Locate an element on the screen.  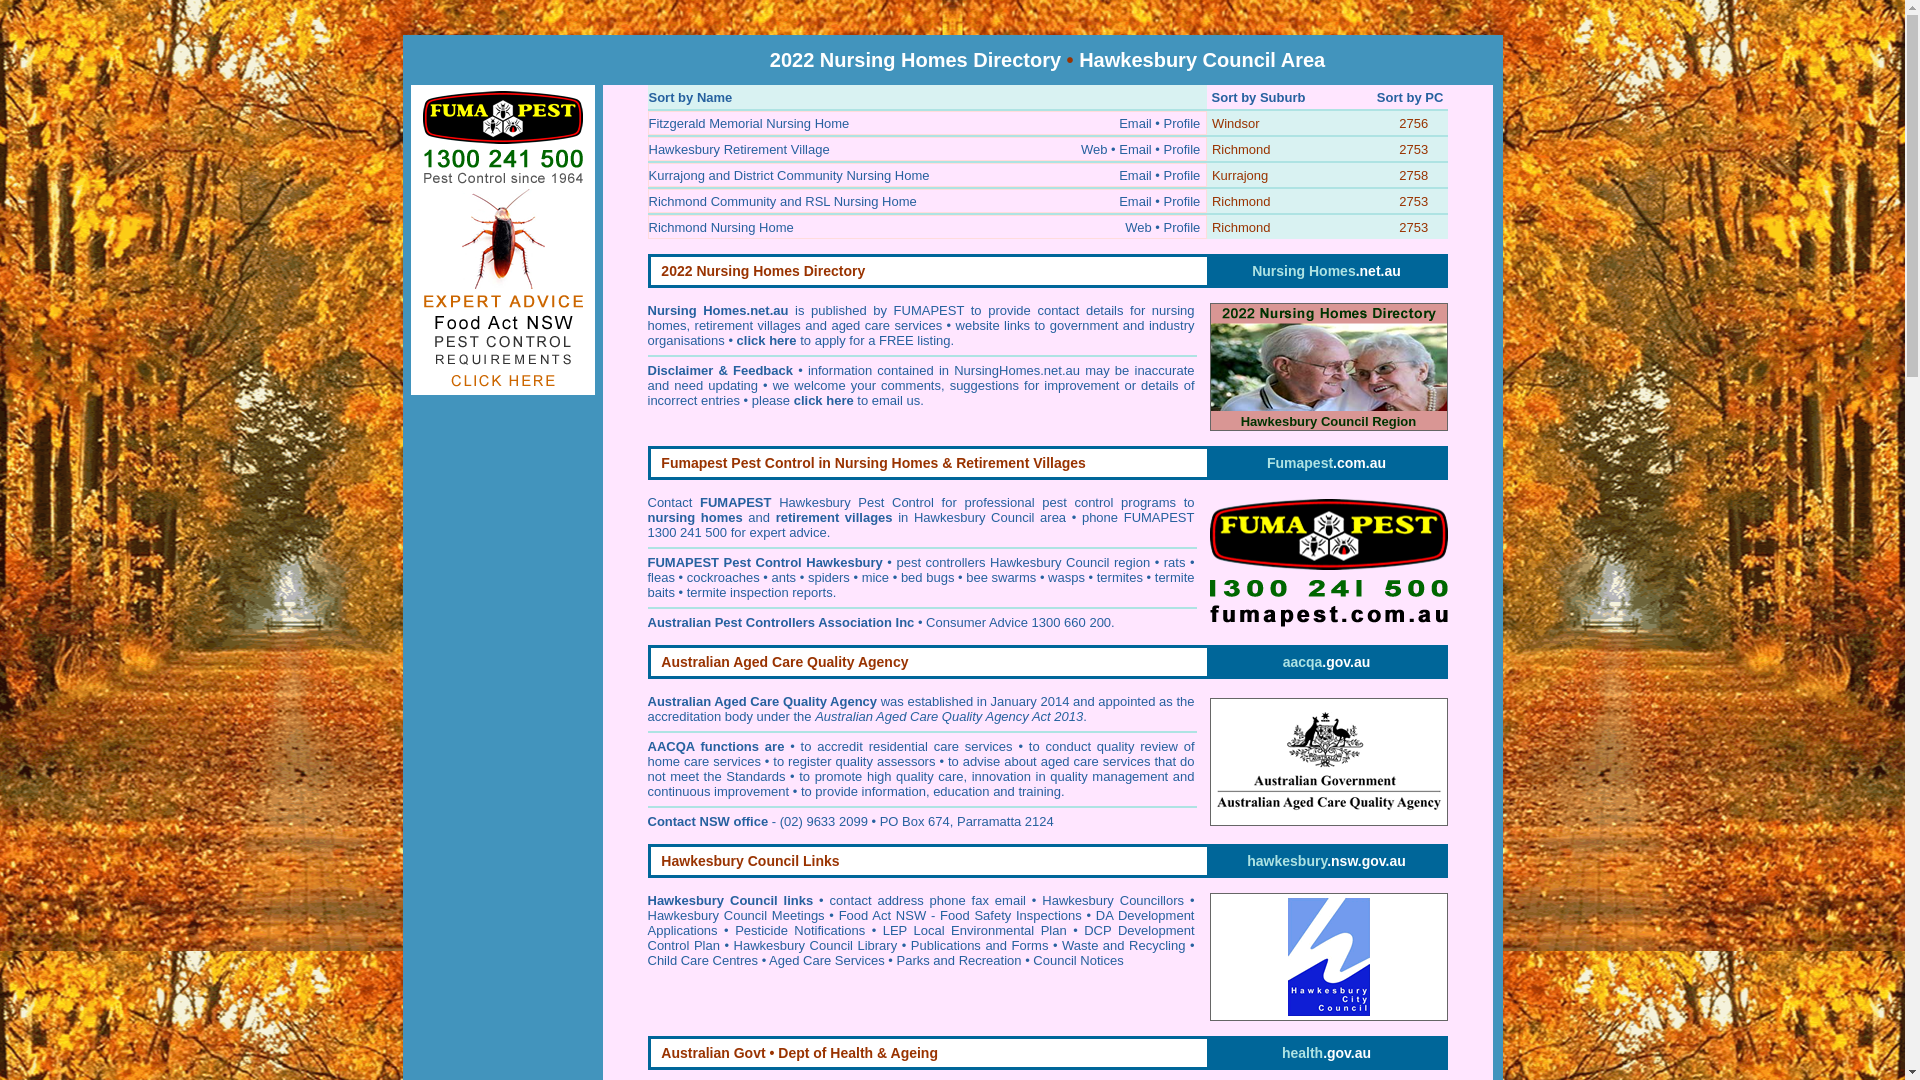
'health.gov.au' is located at coordinates (1326, 1052).